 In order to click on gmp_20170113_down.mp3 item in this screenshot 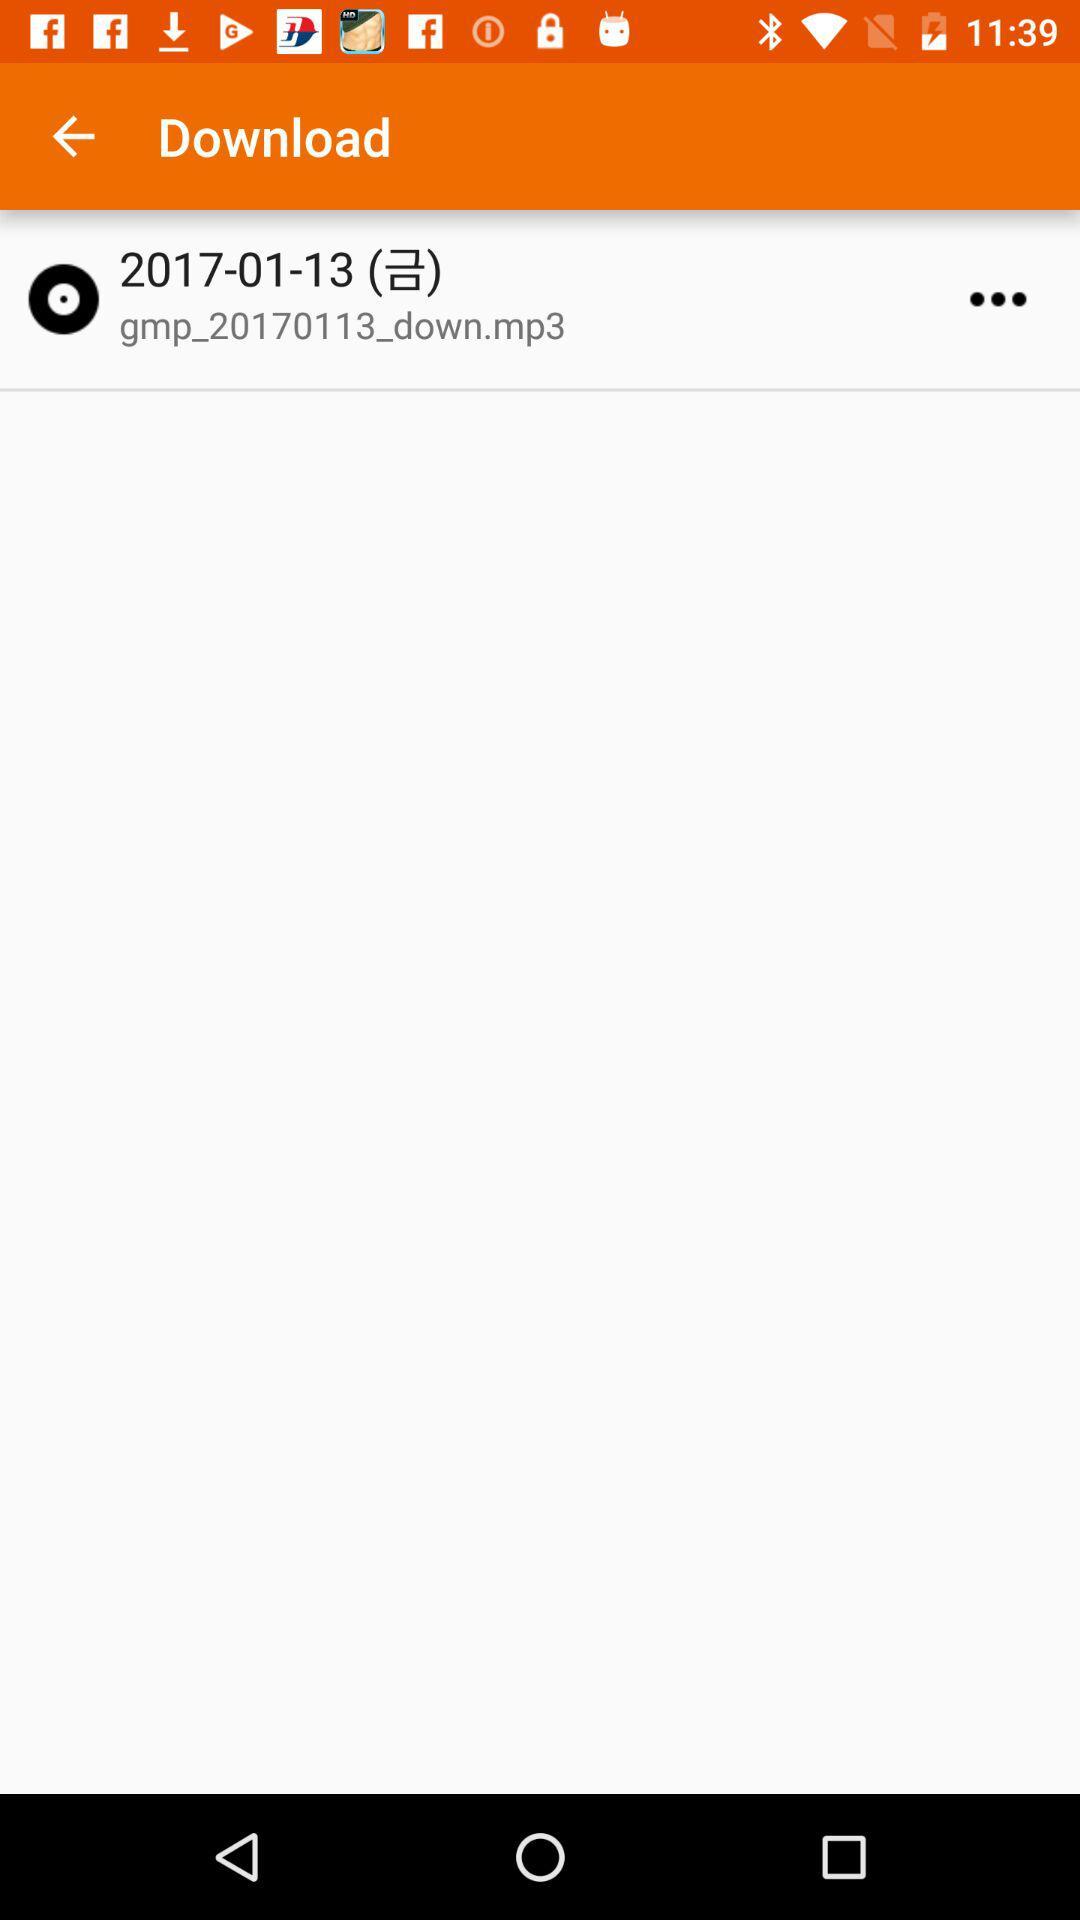, I will do `click(549, 324)`.